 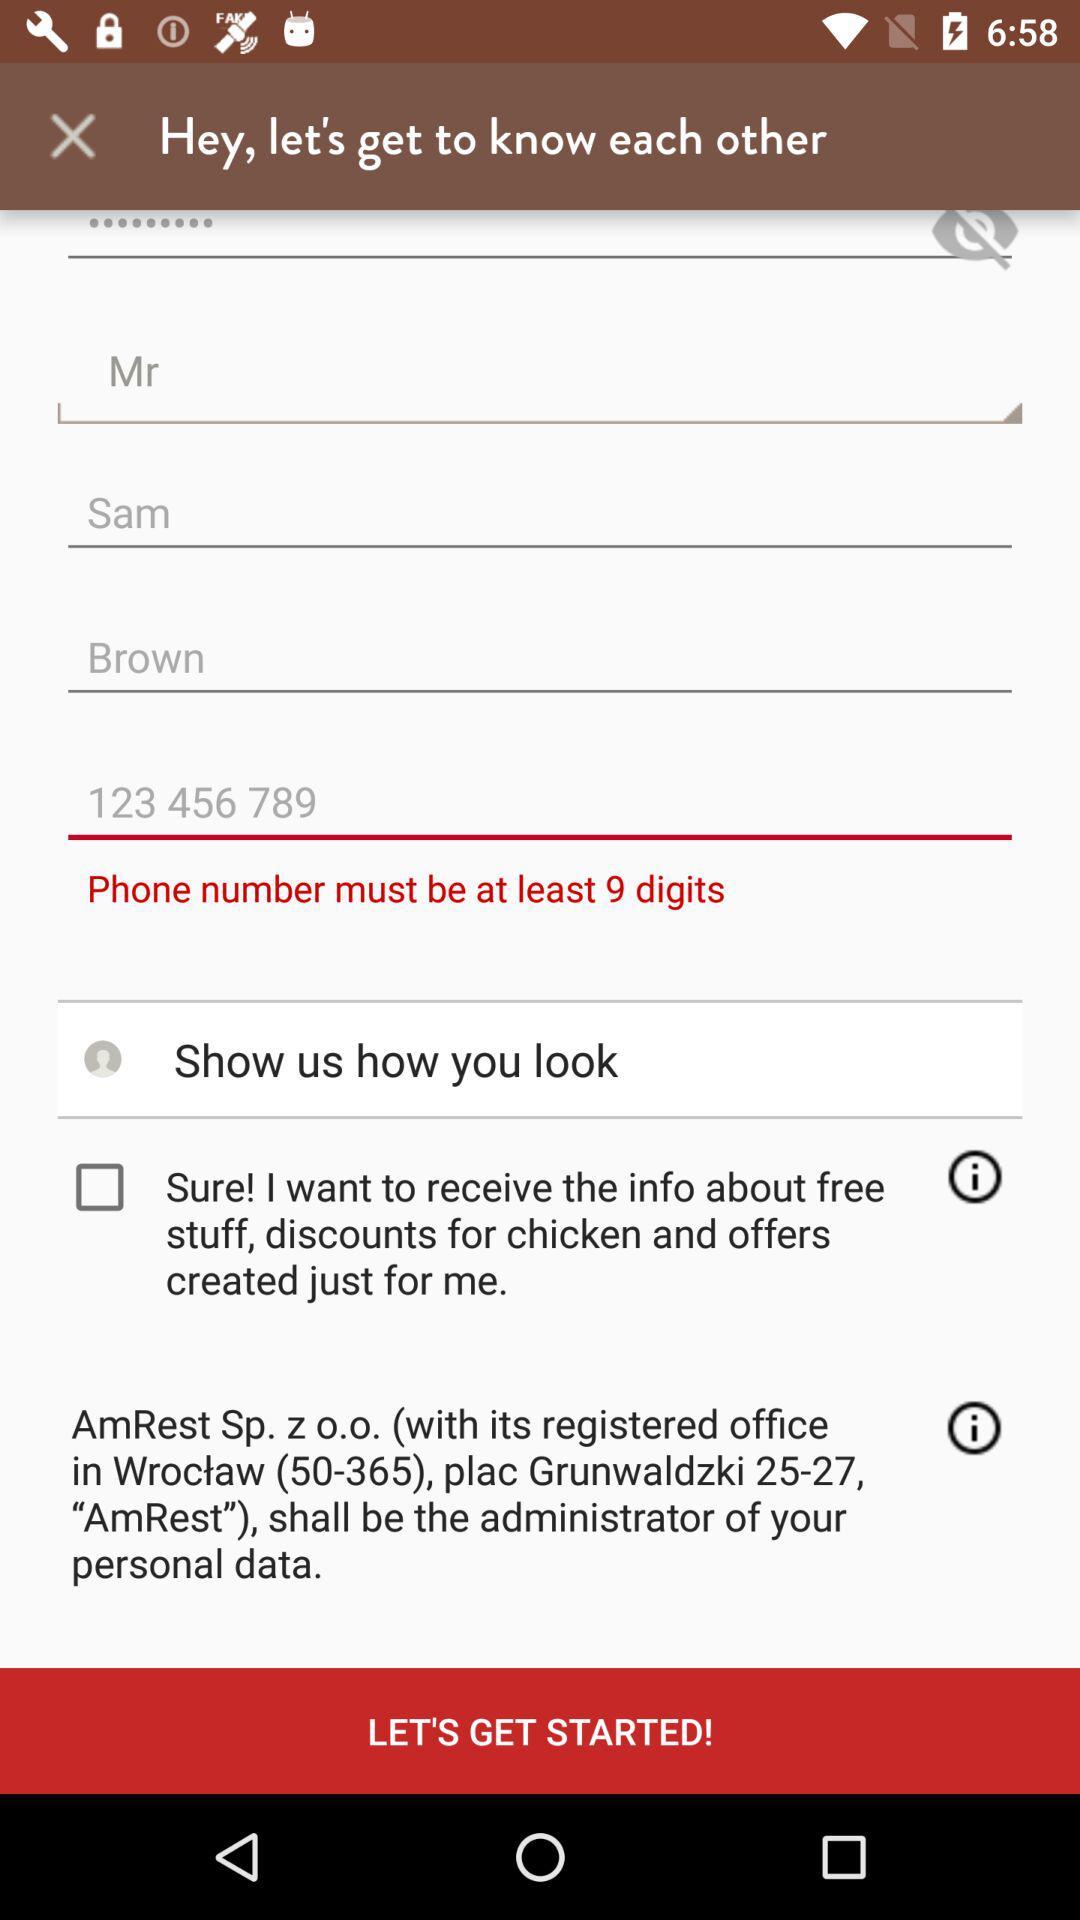 I want to click on the app next to hey let s item, so click(x=72, y=135).